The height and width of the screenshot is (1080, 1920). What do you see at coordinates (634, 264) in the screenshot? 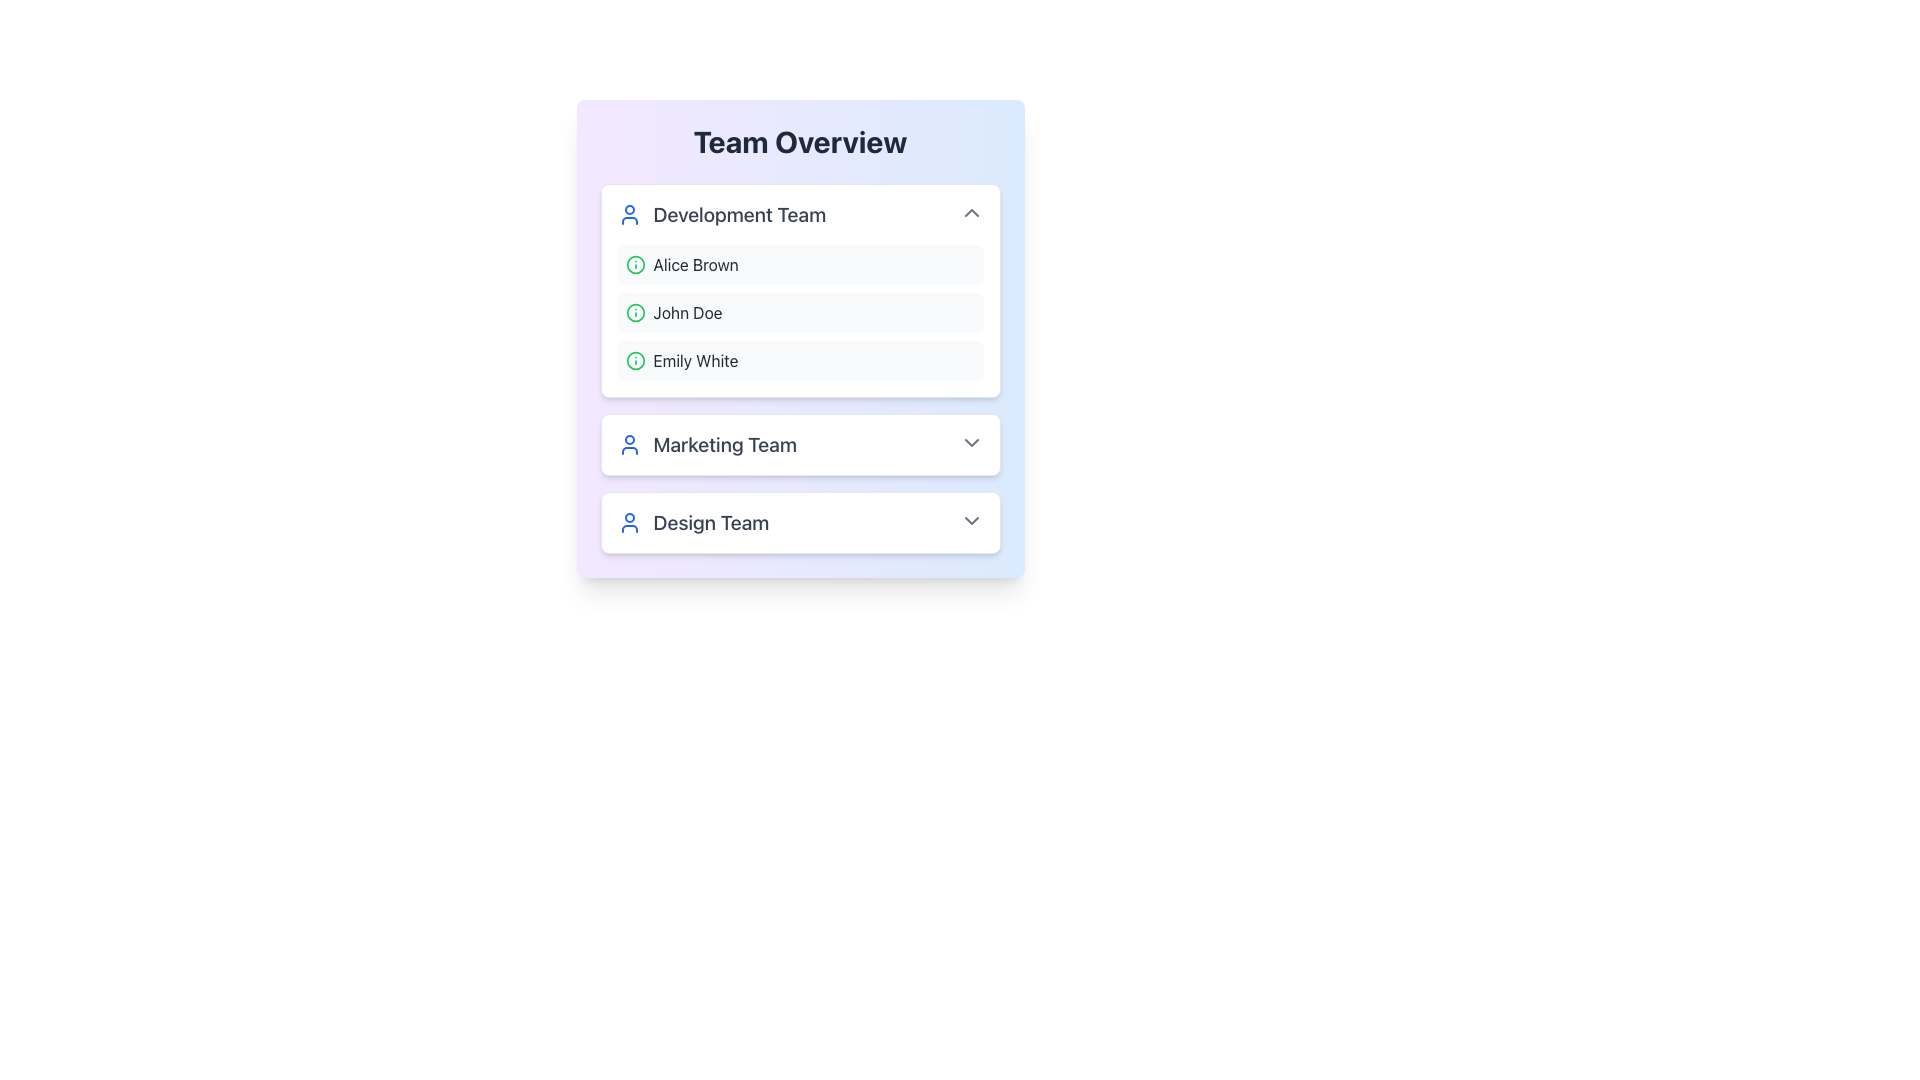
I see `the informational icon associated with 'Alice Brown' in the 'Development Team' section, positioned to the left of her name` at bounding box center [634, 264].